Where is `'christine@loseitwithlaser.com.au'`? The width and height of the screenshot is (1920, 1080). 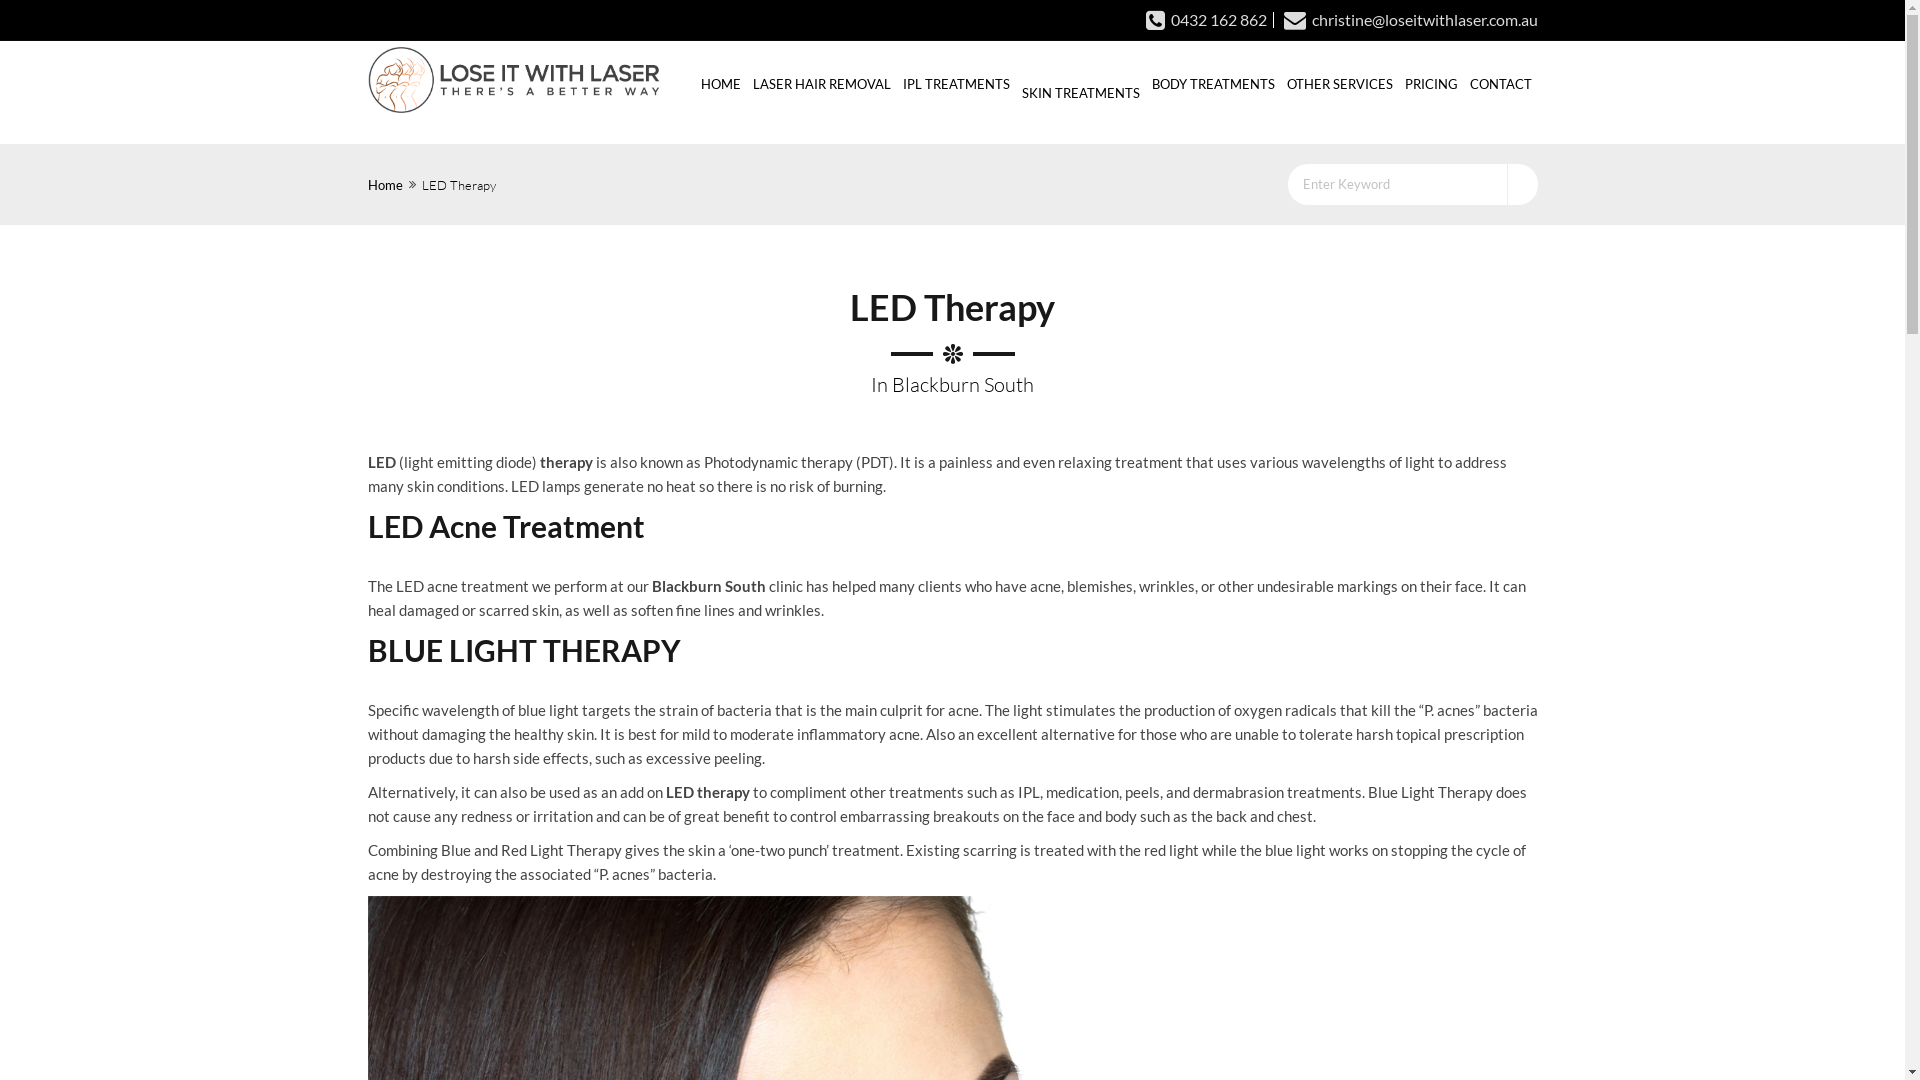 'christine@loseitwithlaser.com.au' is located at coordinates (1403, 19).